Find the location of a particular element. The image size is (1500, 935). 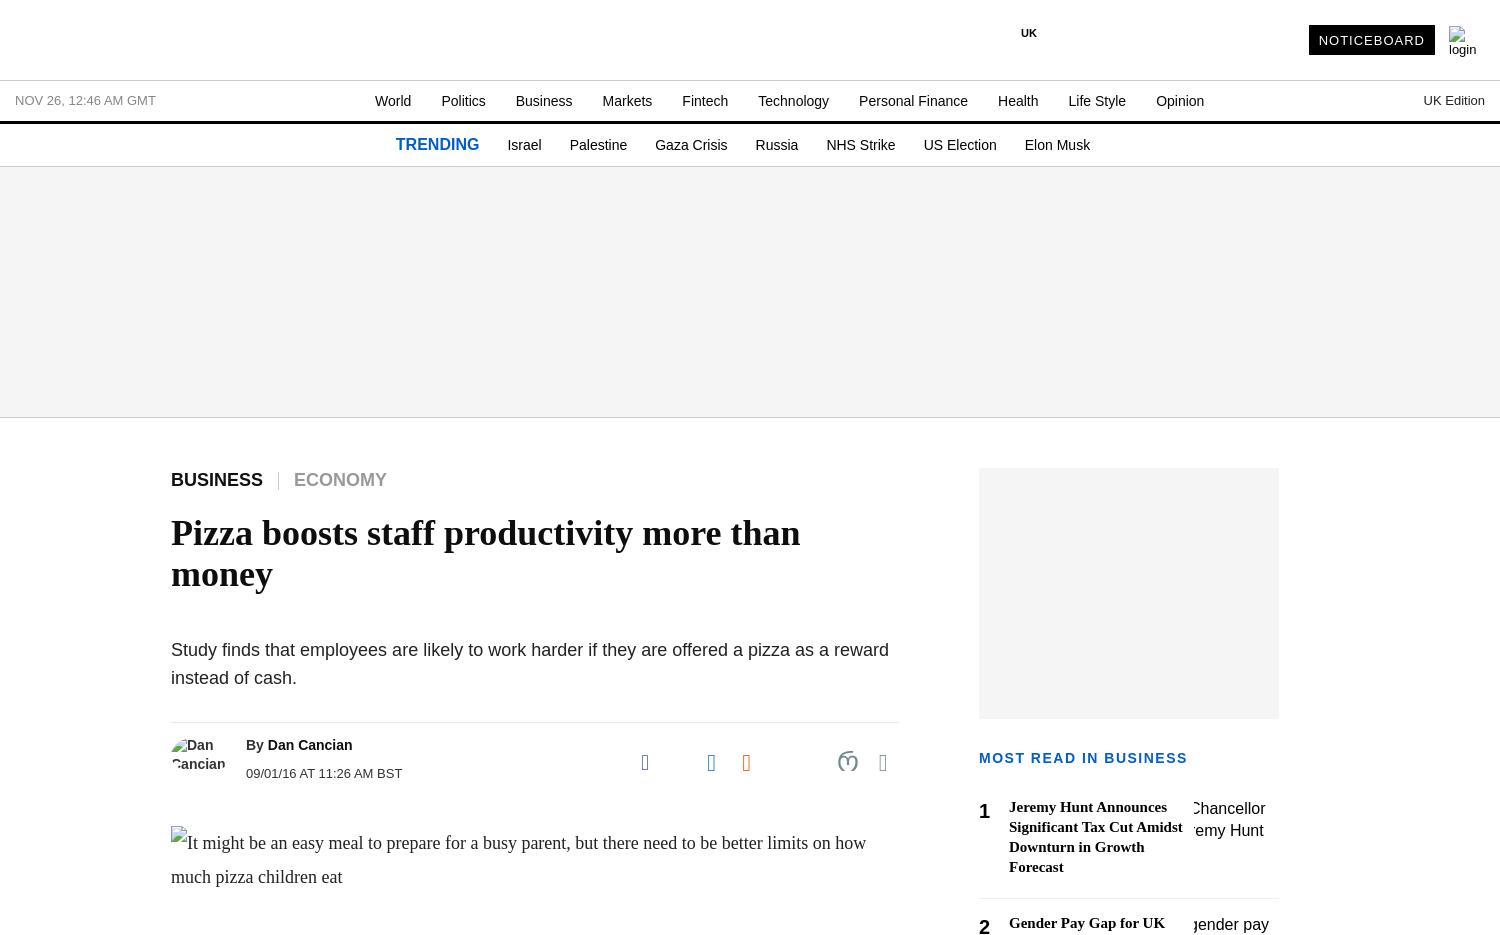

'Economy' is located at coordinates (339, 480).